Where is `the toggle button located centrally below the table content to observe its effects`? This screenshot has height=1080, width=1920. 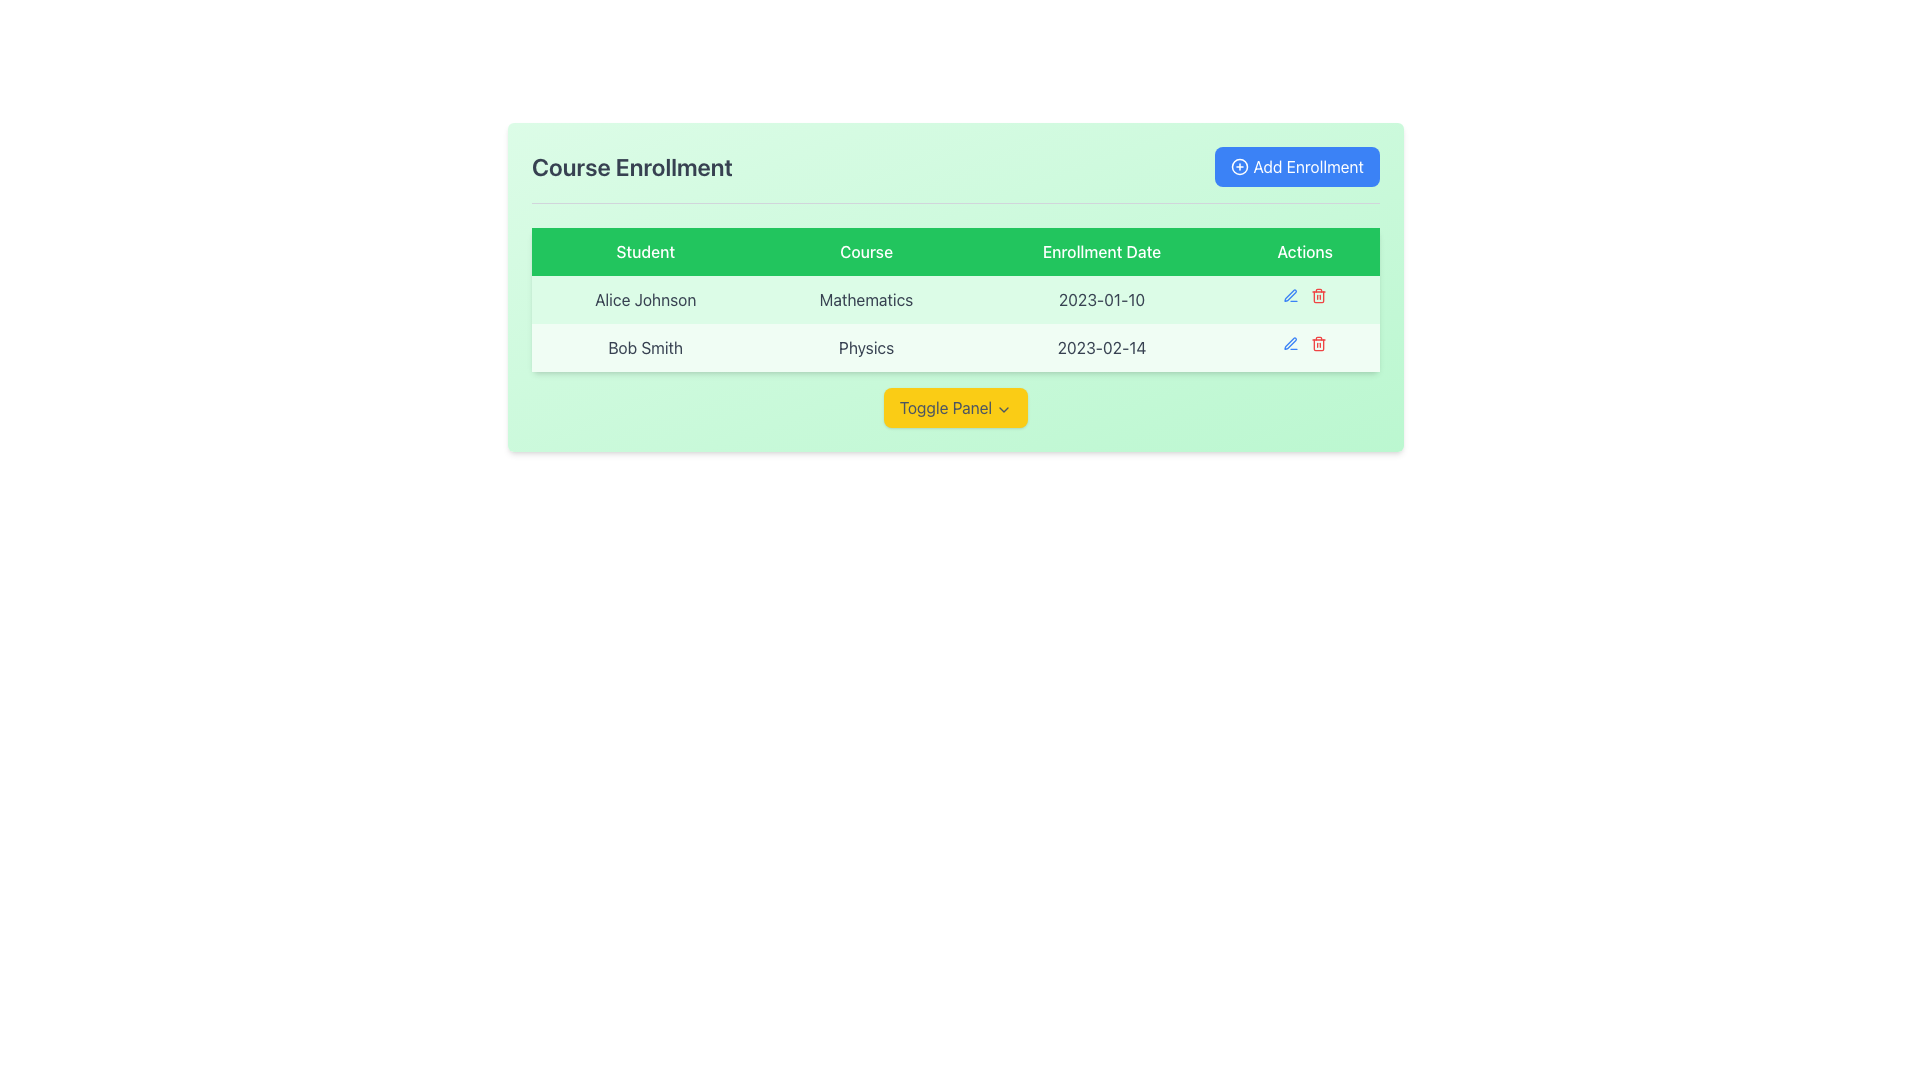
the toggle button located centrally below the table content to observe its effects is located at coordinates (954, 407).